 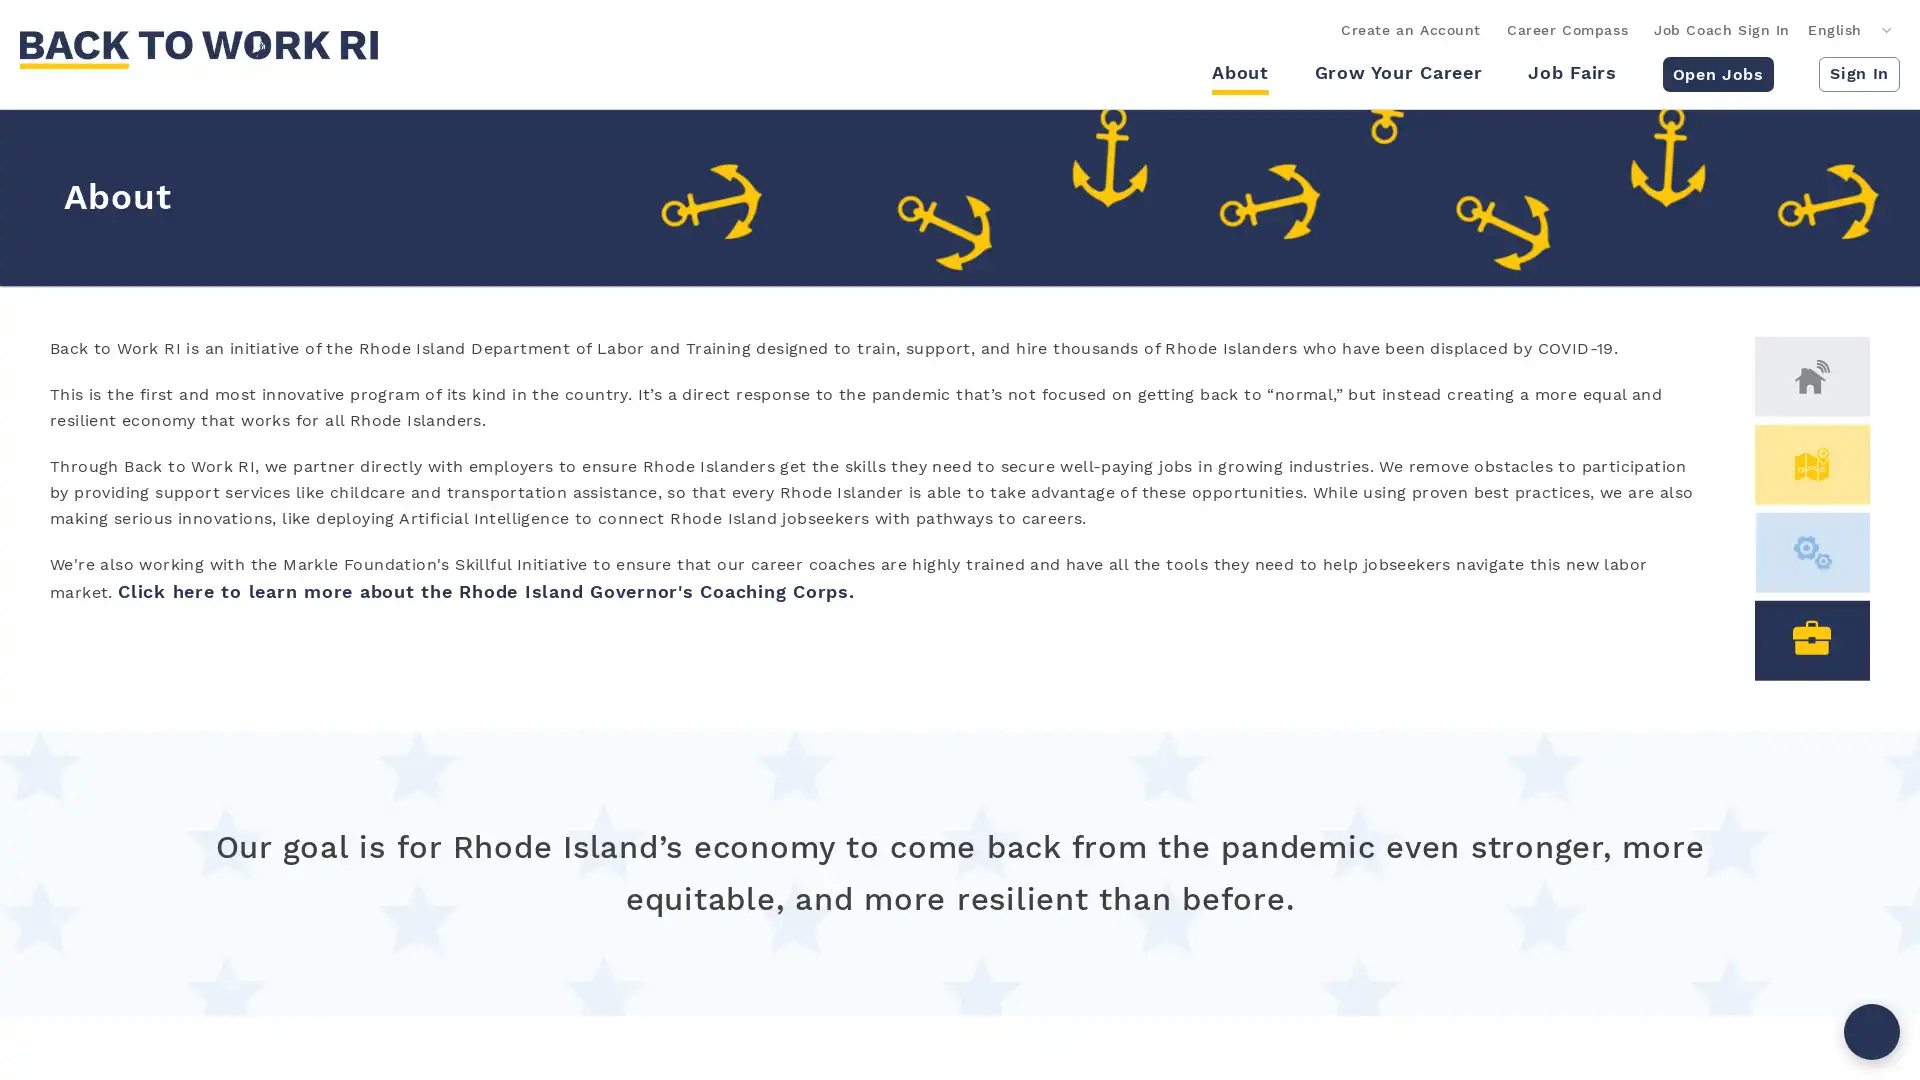 I want to click on Open Jobs, so click(x=1716, y=72).